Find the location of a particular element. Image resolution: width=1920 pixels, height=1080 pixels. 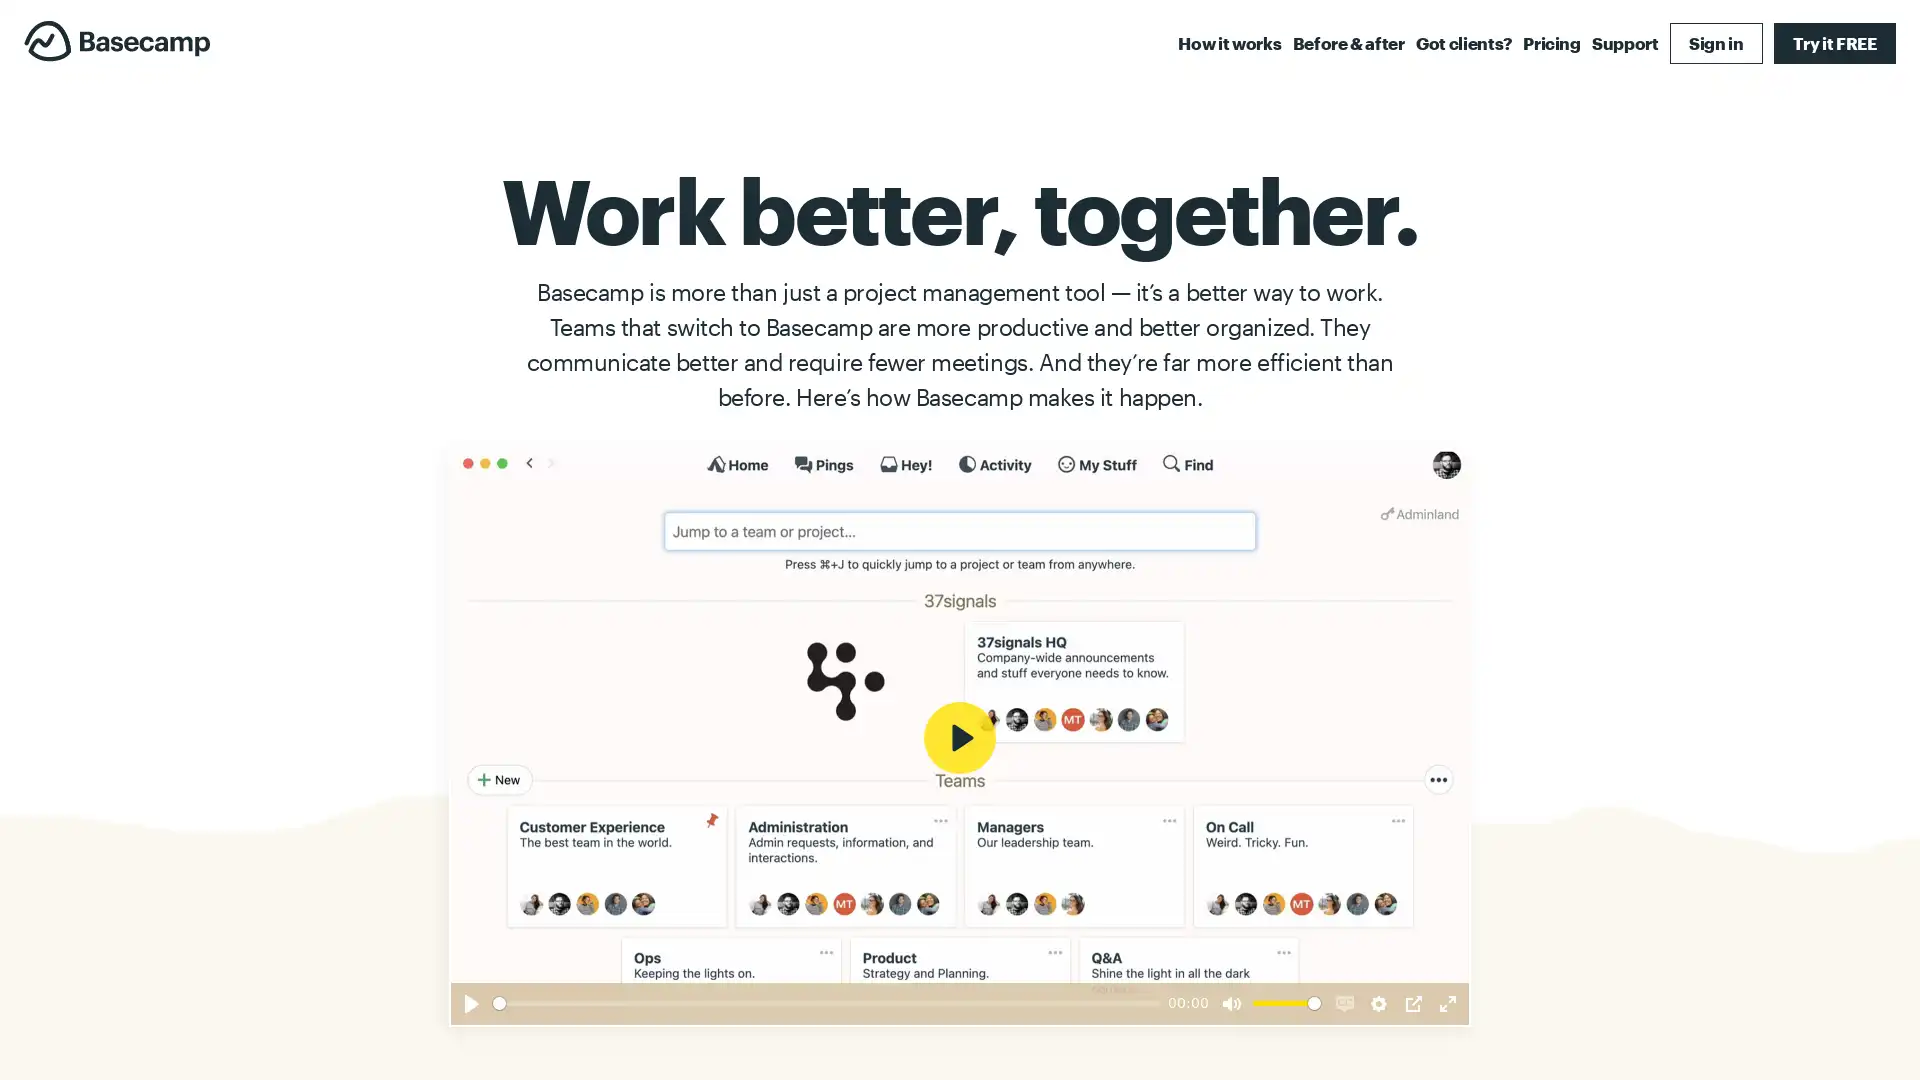

Enable captions is located at coordinates (1344, 1002).